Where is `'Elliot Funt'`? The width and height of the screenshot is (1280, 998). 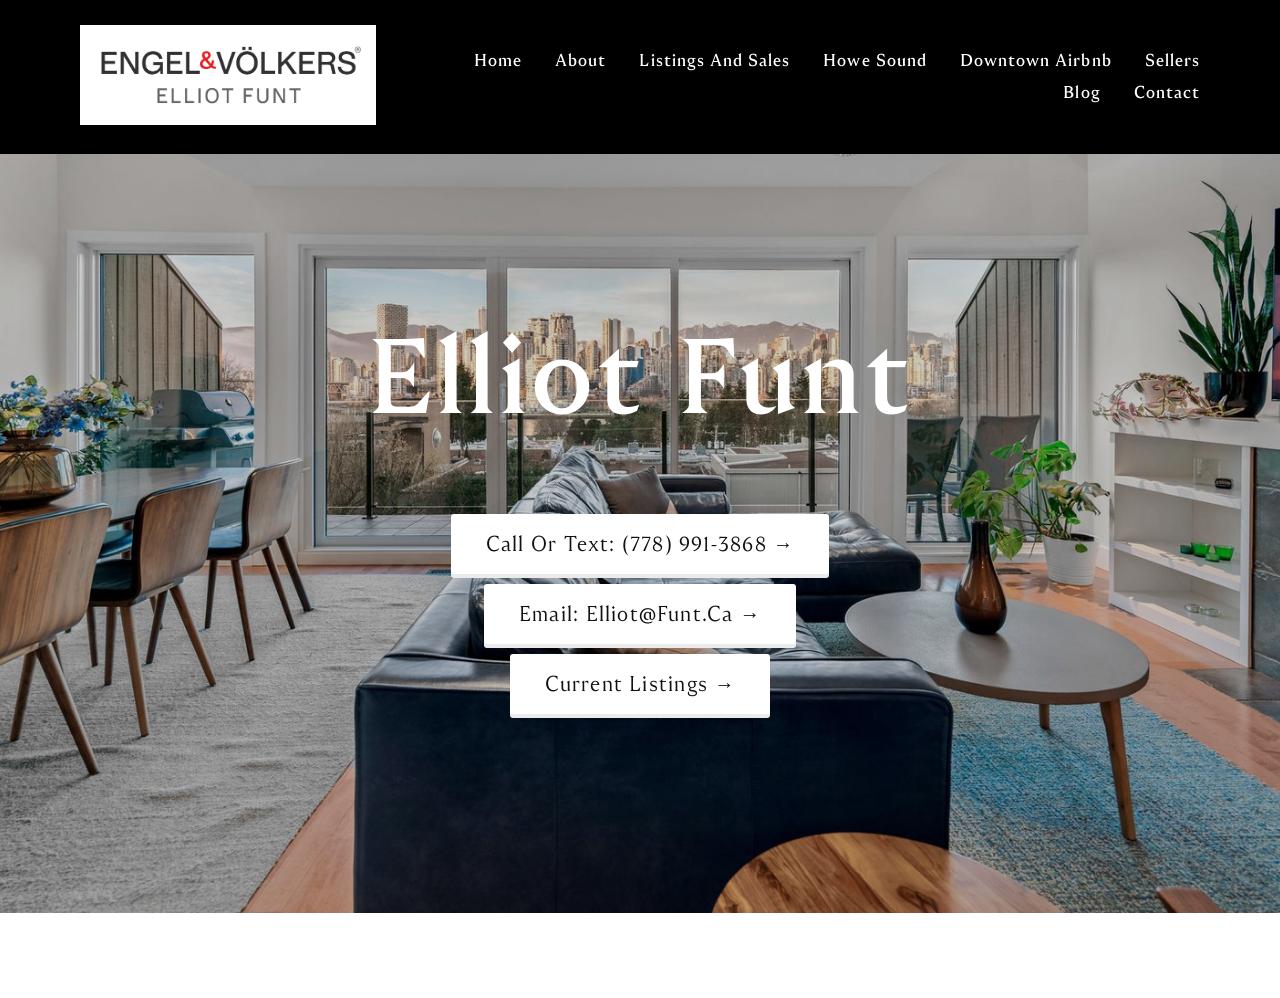
'Elliot Funt' is located at coordinates (638, 375).